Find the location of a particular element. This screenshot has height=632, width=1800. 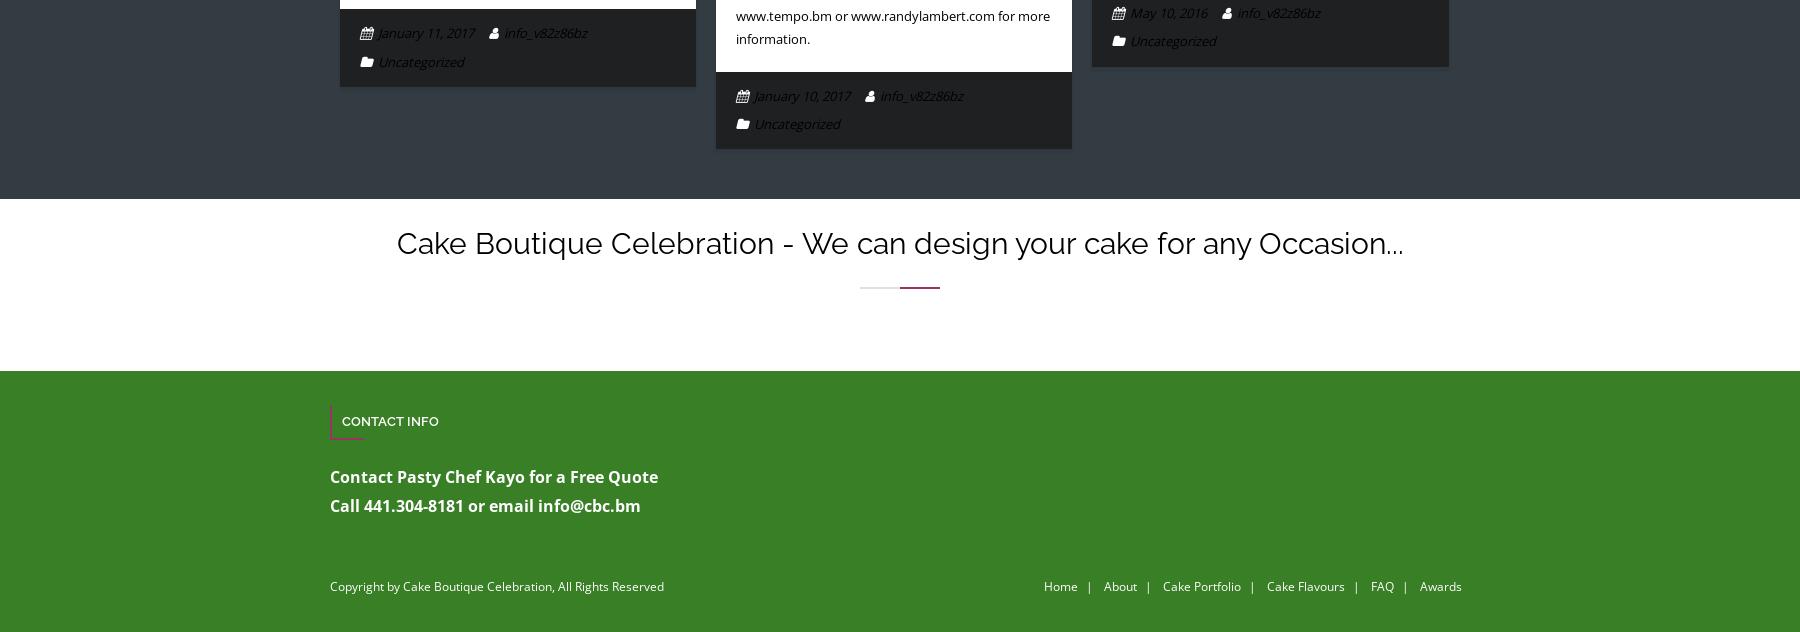

'Contact Info' is located at coordinates (390, 420).